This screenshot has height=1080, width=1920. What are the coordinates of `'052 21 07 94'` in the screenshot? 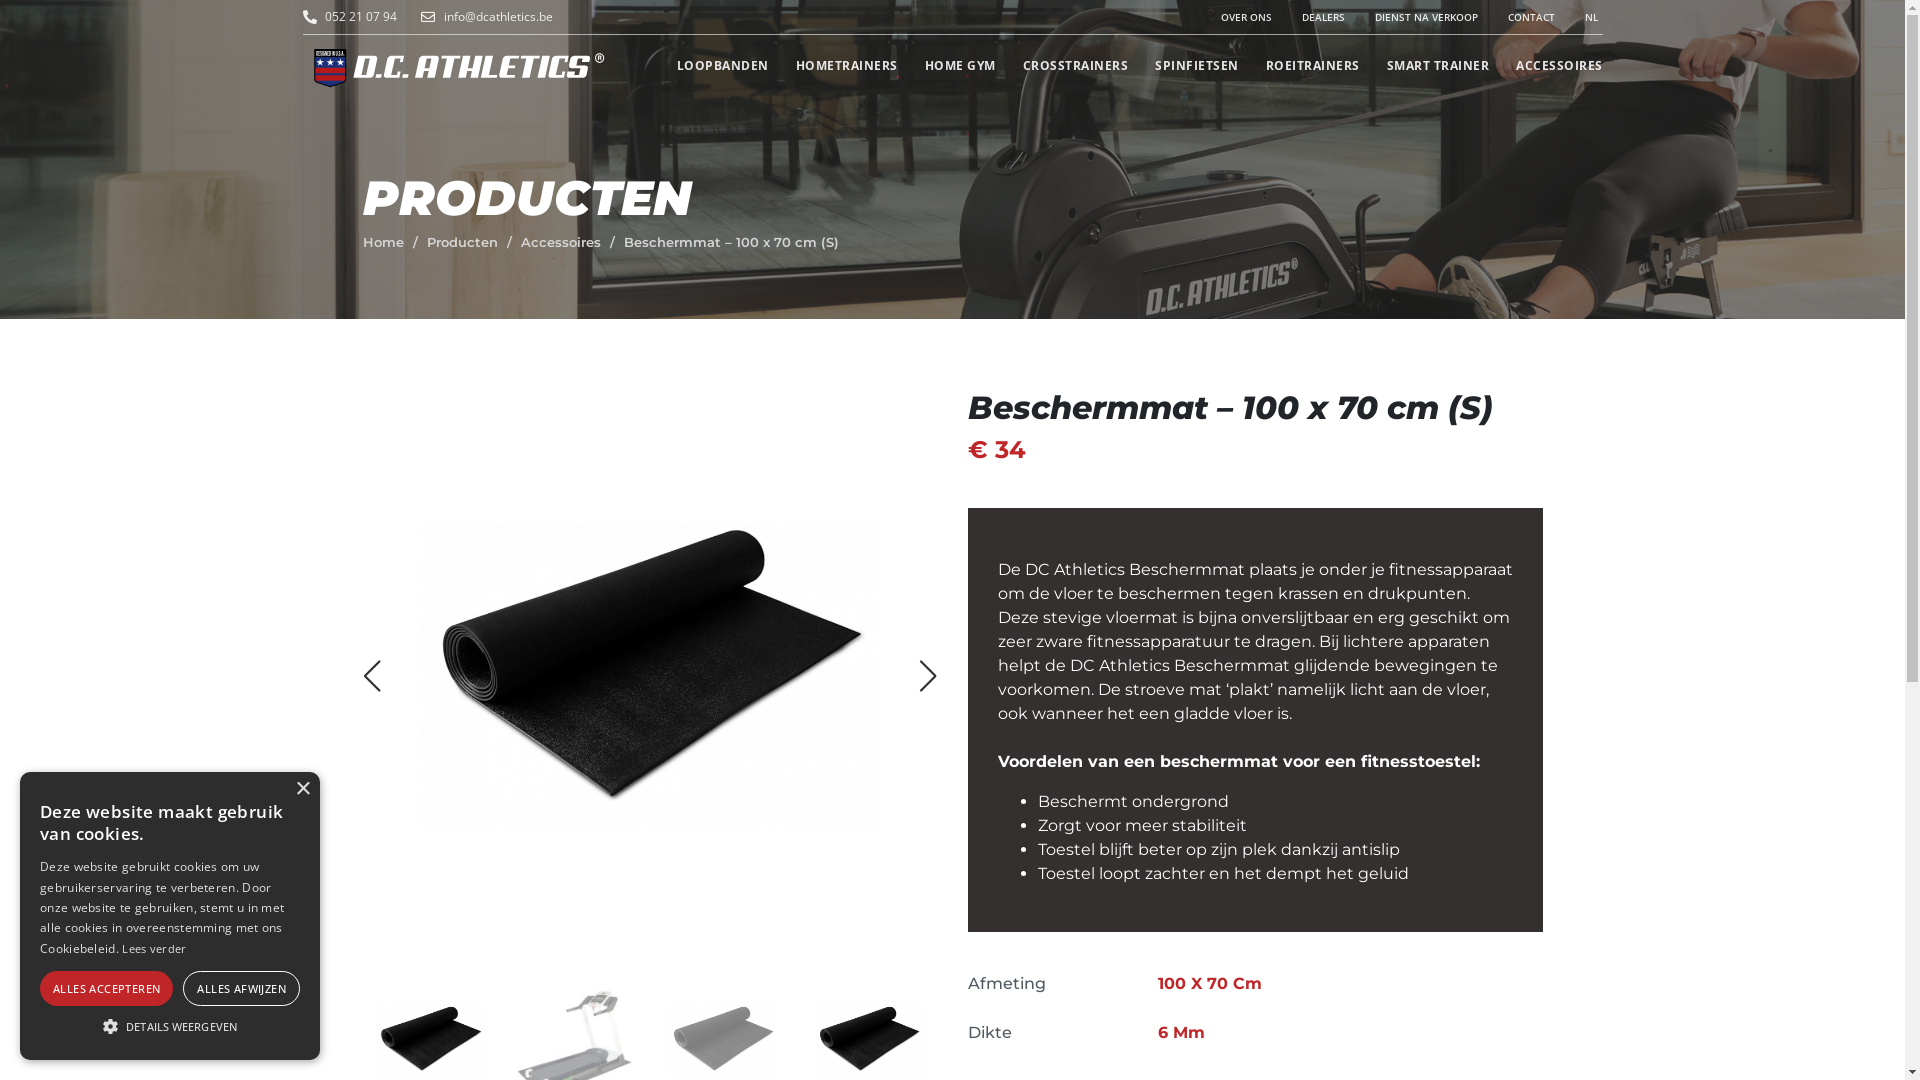 It's located at (361, 16).